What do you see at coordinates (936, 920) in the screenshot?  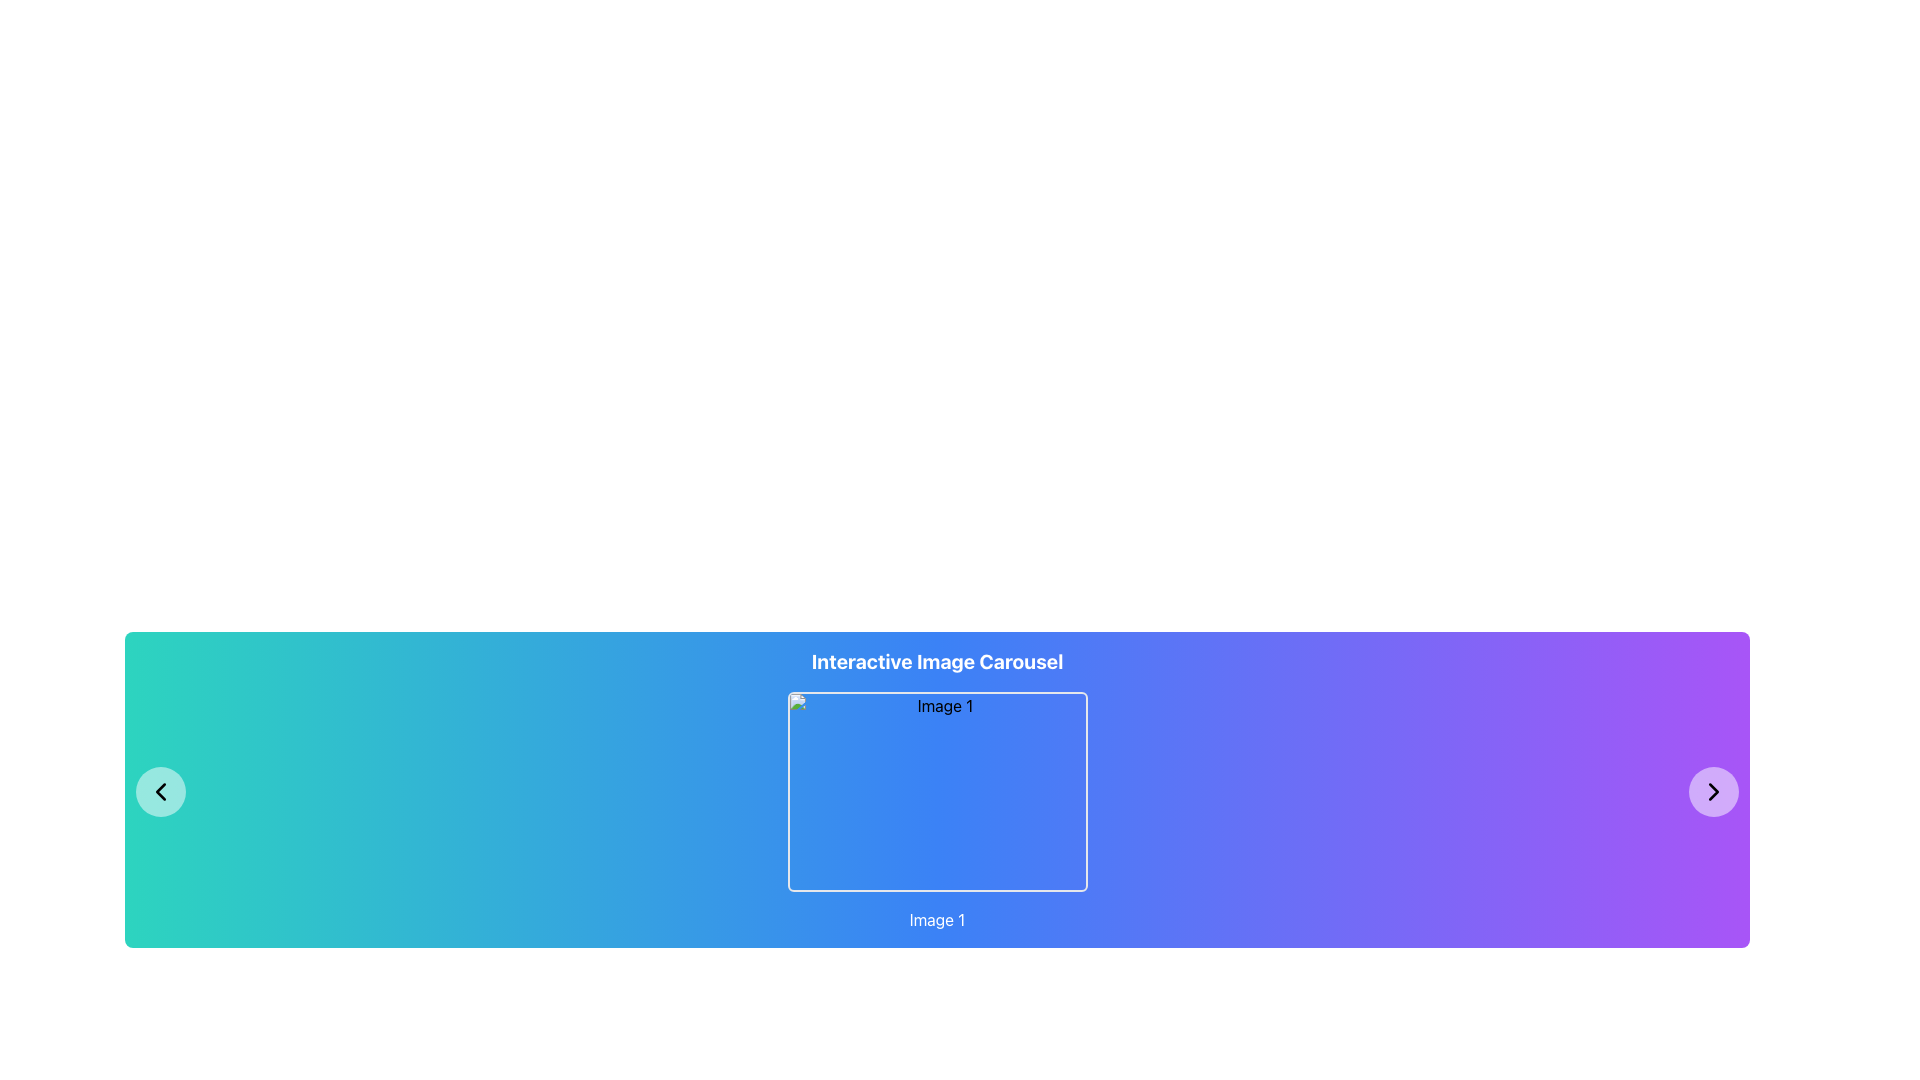 I see `the text element displaying 'Image 1', which is styled in white and positioned at the bottom of a vertically-stacked group within a gradient background` at bounding box center [936, 920].